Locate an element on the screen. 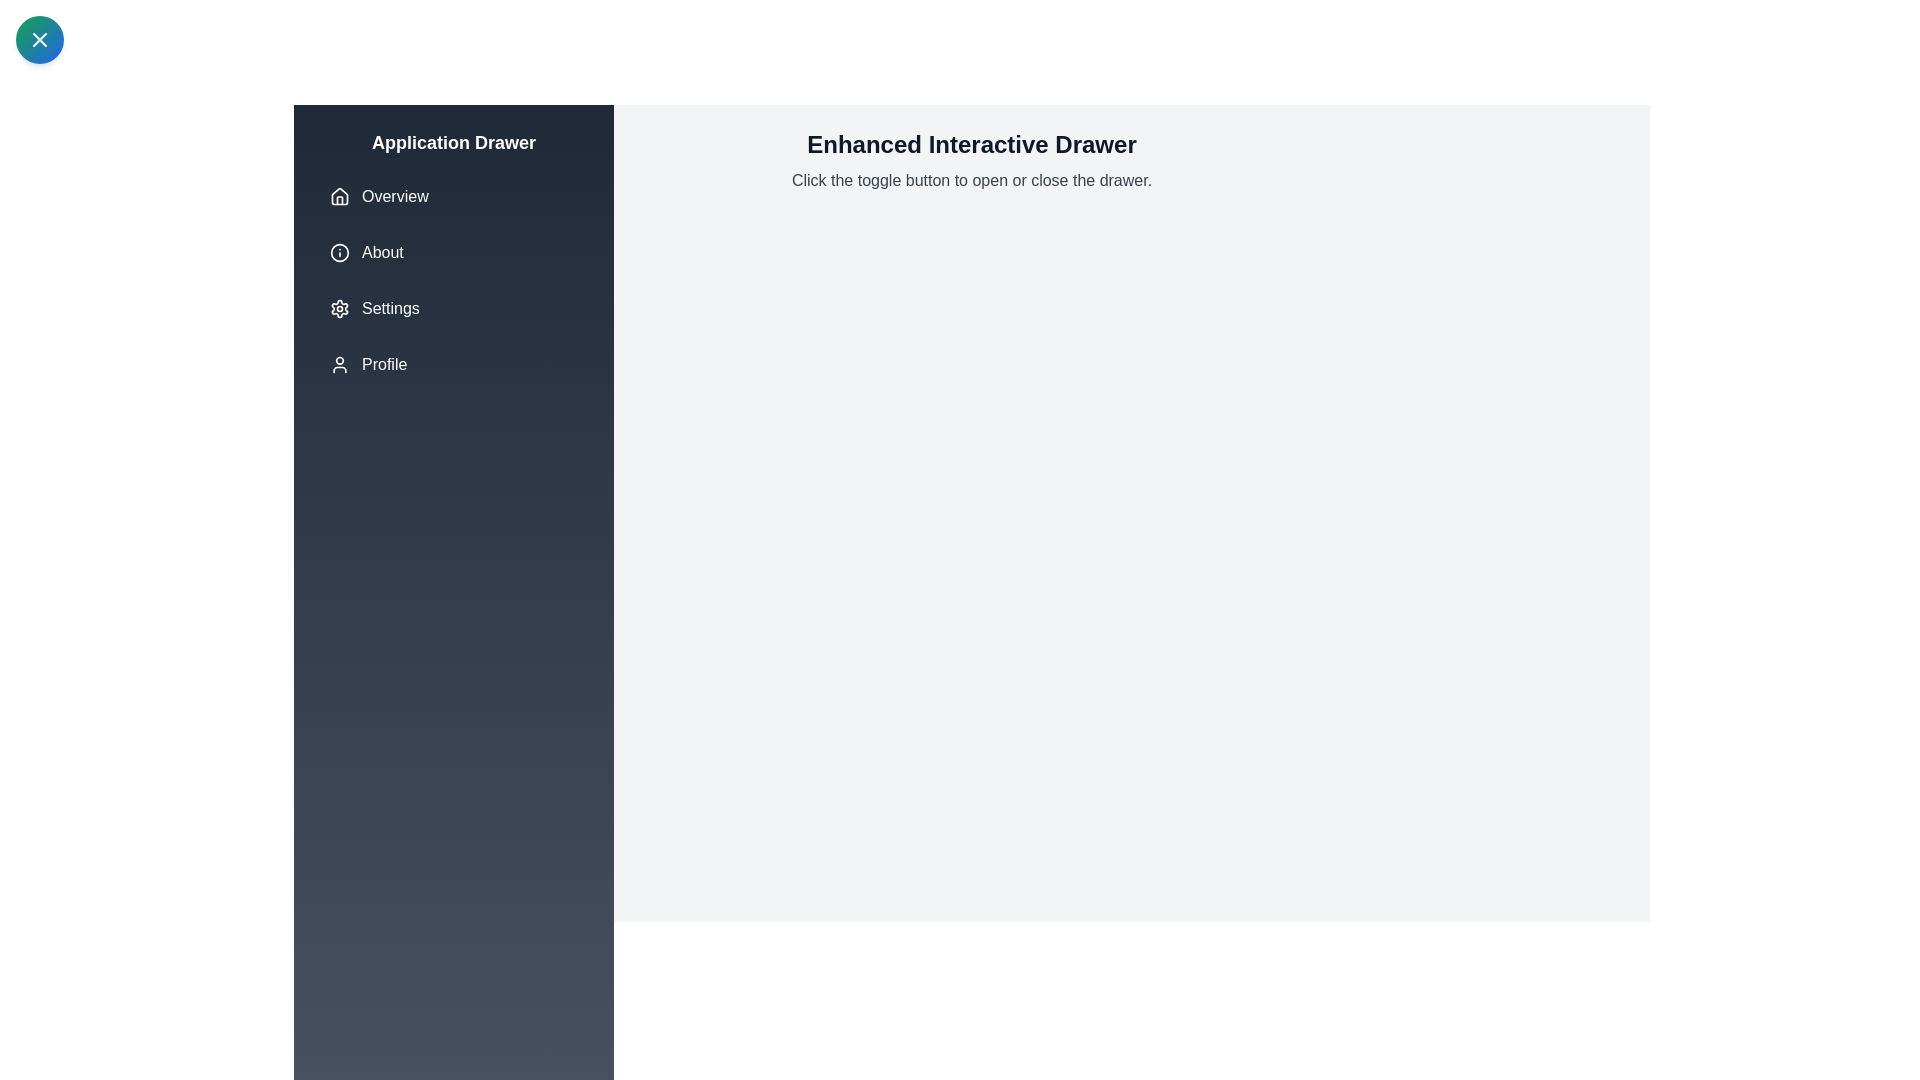 The height and width of the screenshot is (1080, 1920). the section Overview in the drawer menu is located at coordinates (453, 196).